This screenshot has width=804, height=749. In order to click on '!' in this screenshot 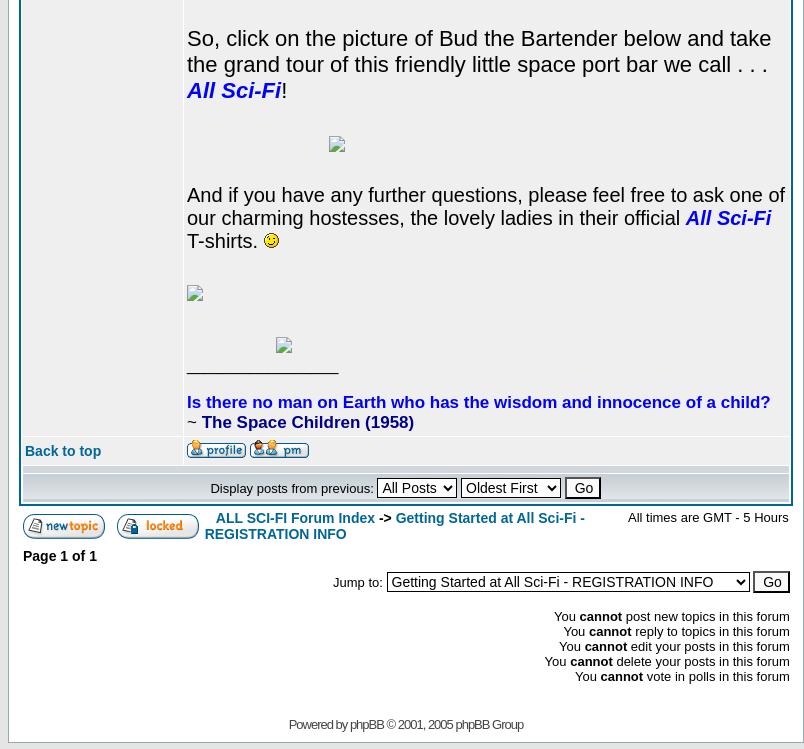, I will do `click(282, 88)`.